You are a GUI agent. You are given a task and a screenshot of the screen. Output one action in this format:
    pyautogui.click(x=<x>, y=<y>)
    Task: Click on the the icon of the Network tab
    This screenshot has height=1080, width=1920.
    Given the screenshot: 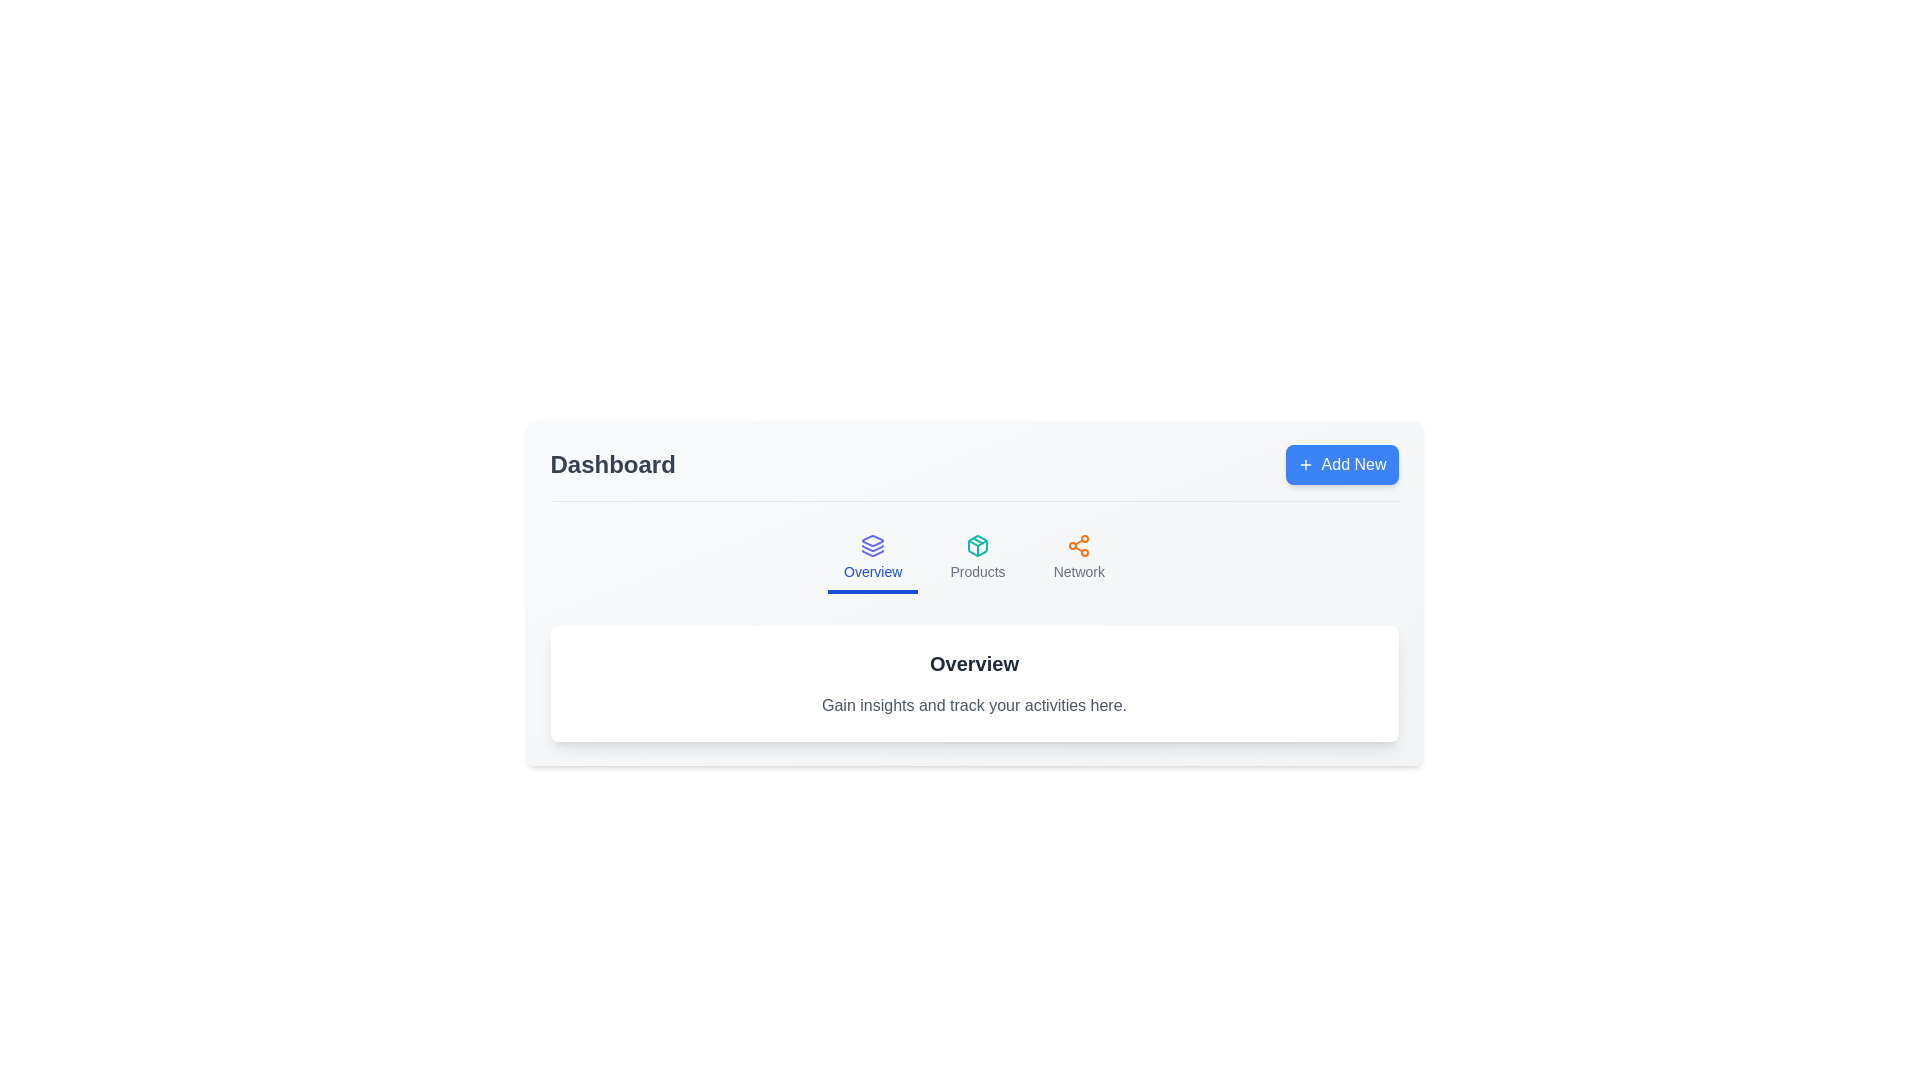 What is the action you would take?
    pyautogui.click(x=1078, y=546)
    